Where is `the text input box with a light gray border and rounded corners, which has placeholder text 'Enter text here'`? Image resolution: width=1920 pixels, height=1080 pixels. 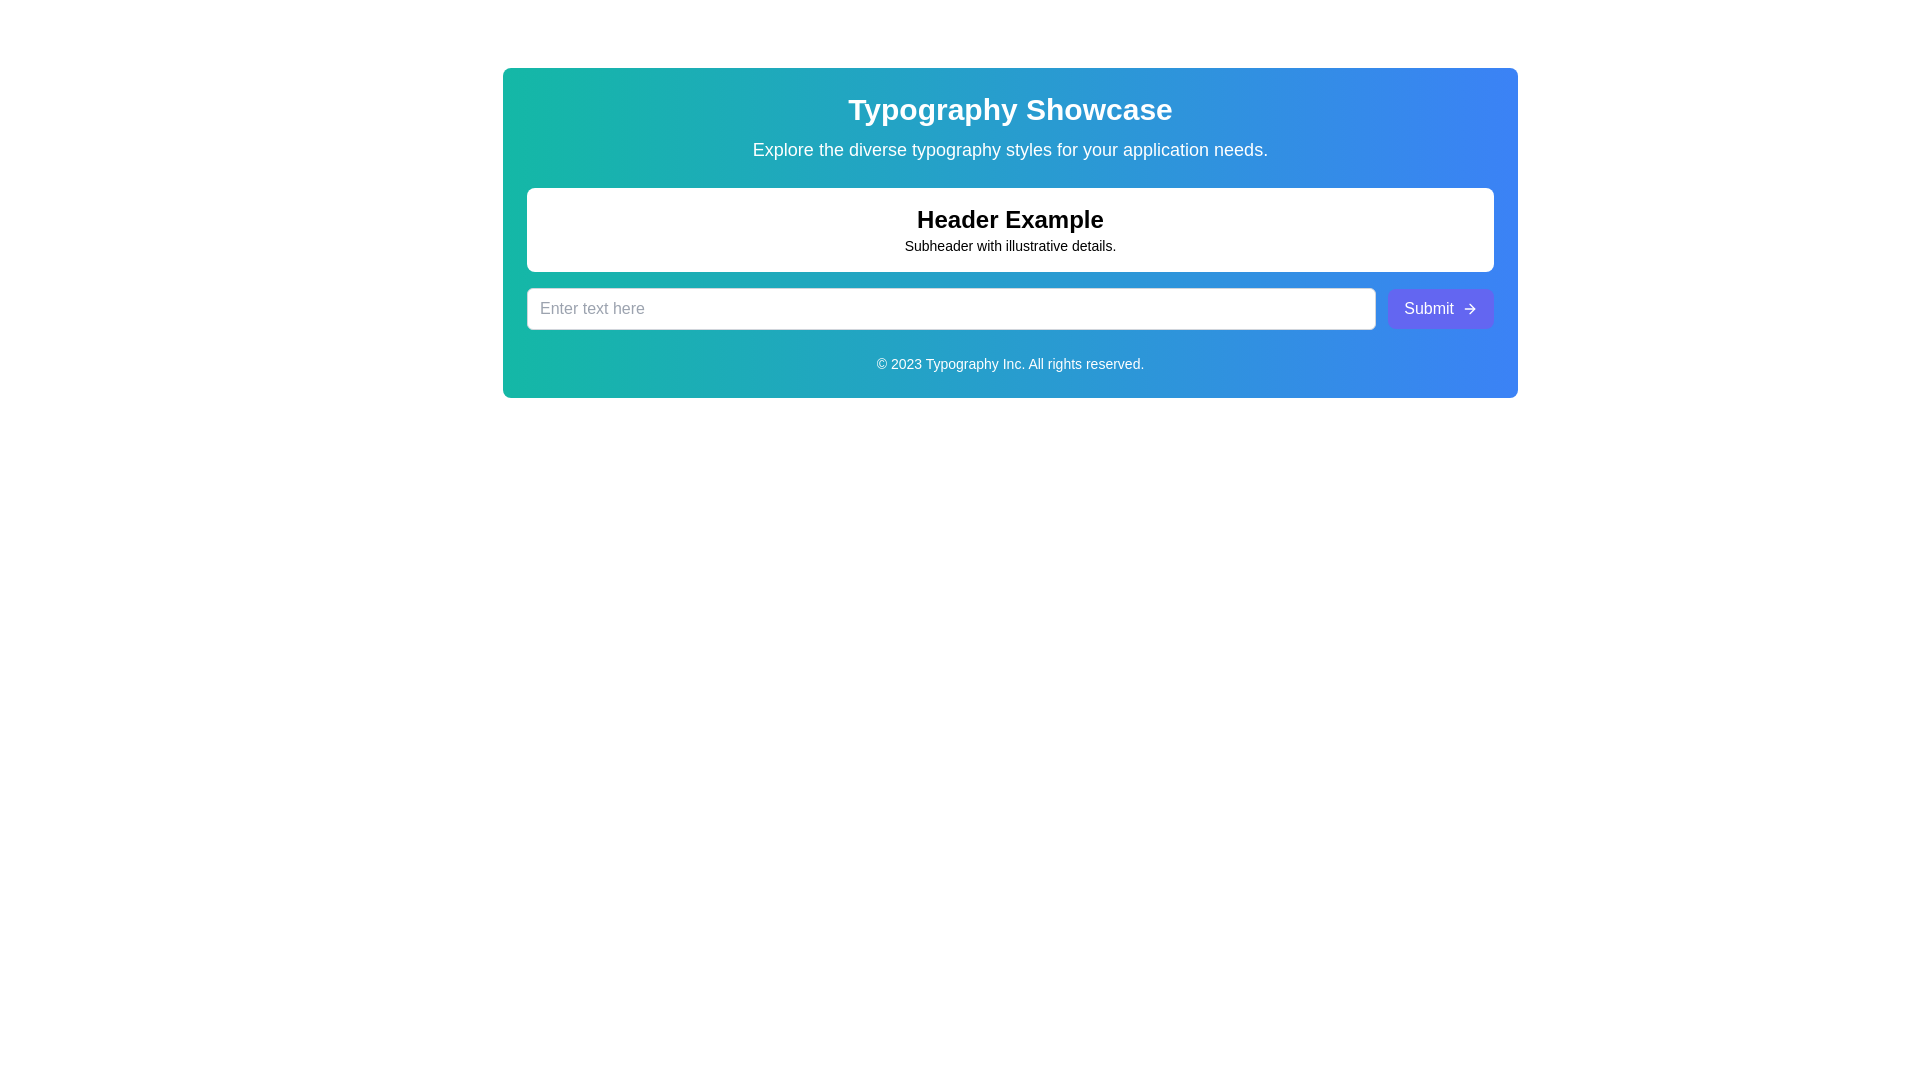 the text input box with a light gray border and rounded corners, which has placeholder text 'Enter text here' is located at coordinates (950, 308).